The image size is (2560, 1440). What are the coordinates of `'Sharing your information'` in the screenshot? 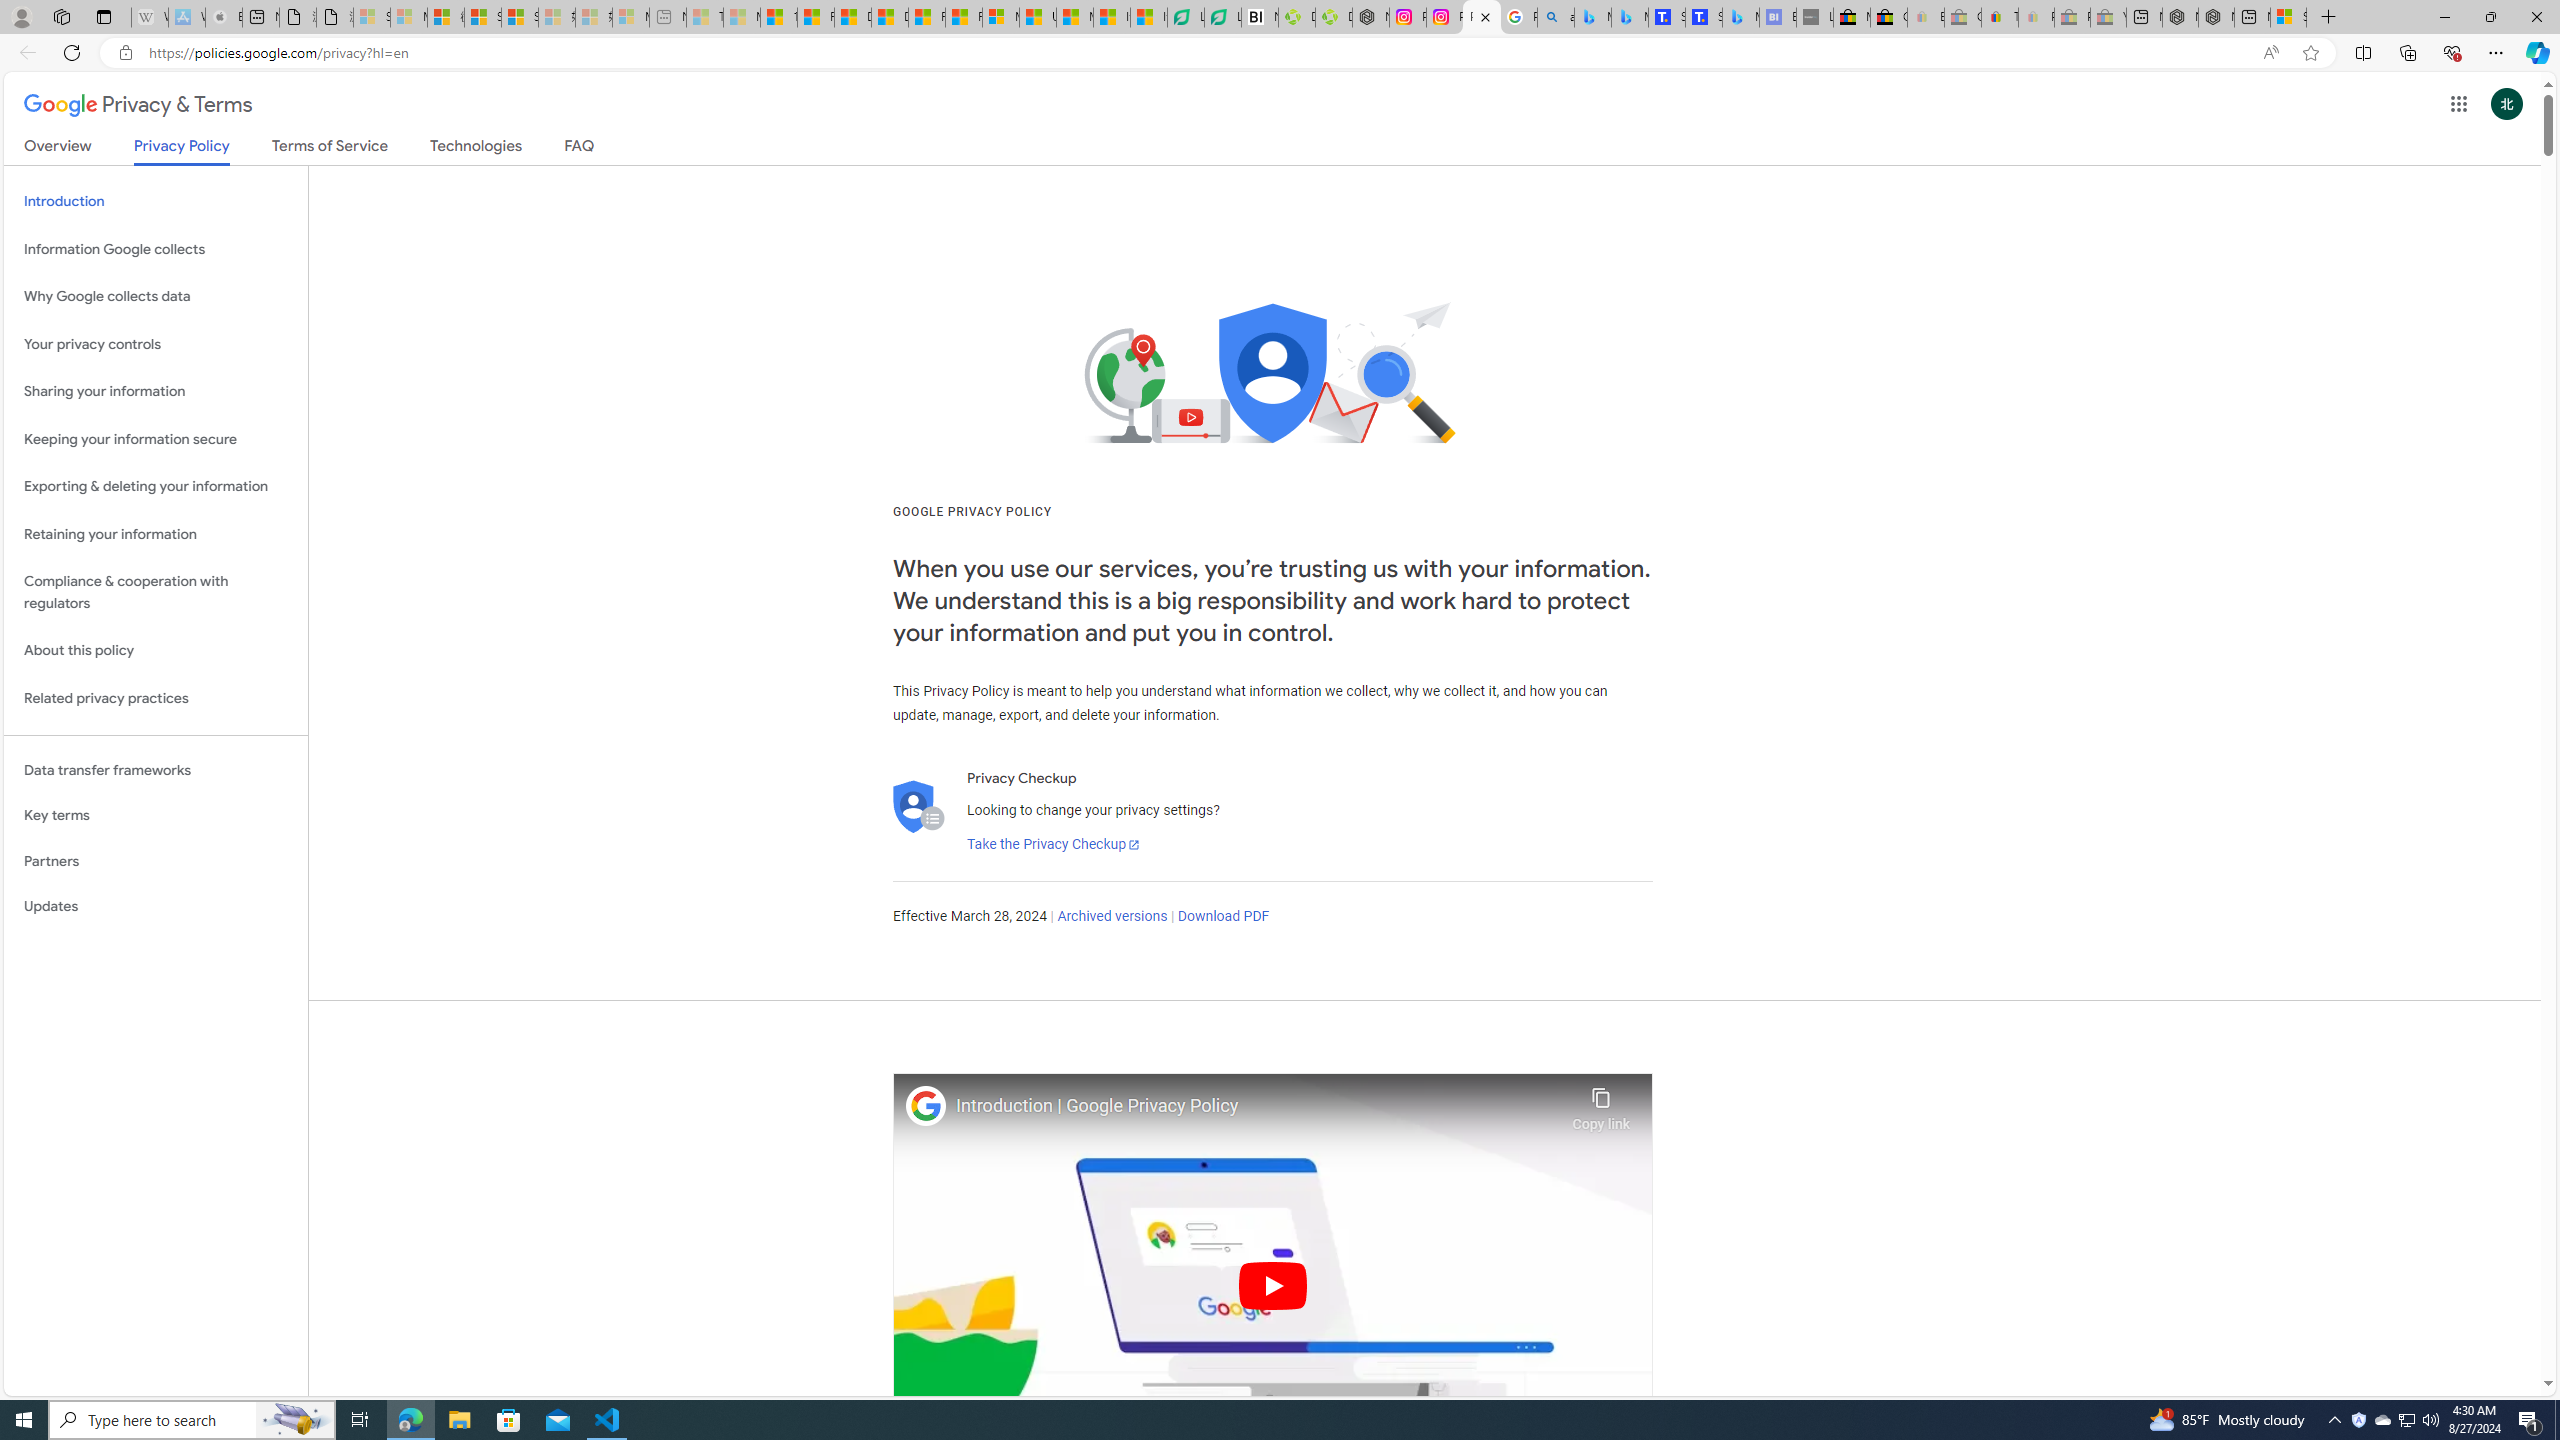 It's located at (155, 391).